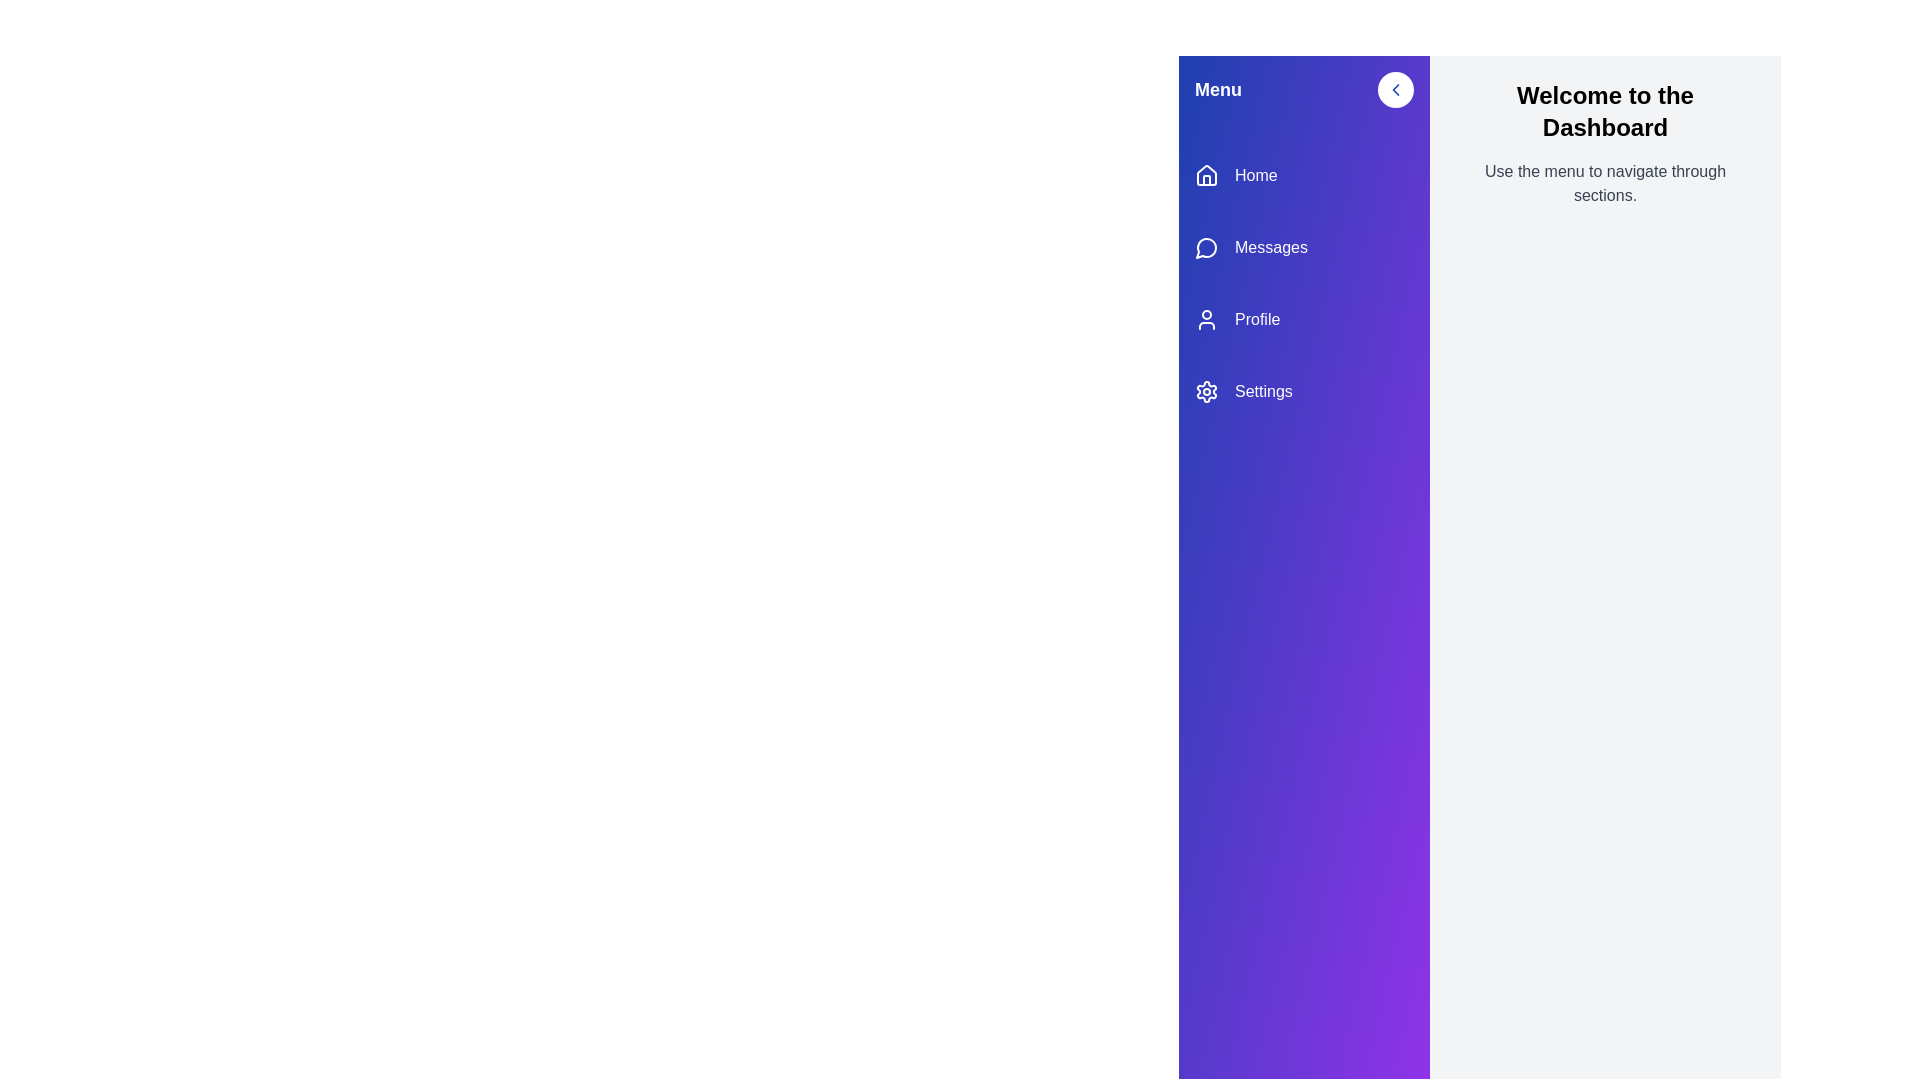 The image size is (1920, 1080). I want to click on the Settings icon in the sidebar, so click(1205, 392).